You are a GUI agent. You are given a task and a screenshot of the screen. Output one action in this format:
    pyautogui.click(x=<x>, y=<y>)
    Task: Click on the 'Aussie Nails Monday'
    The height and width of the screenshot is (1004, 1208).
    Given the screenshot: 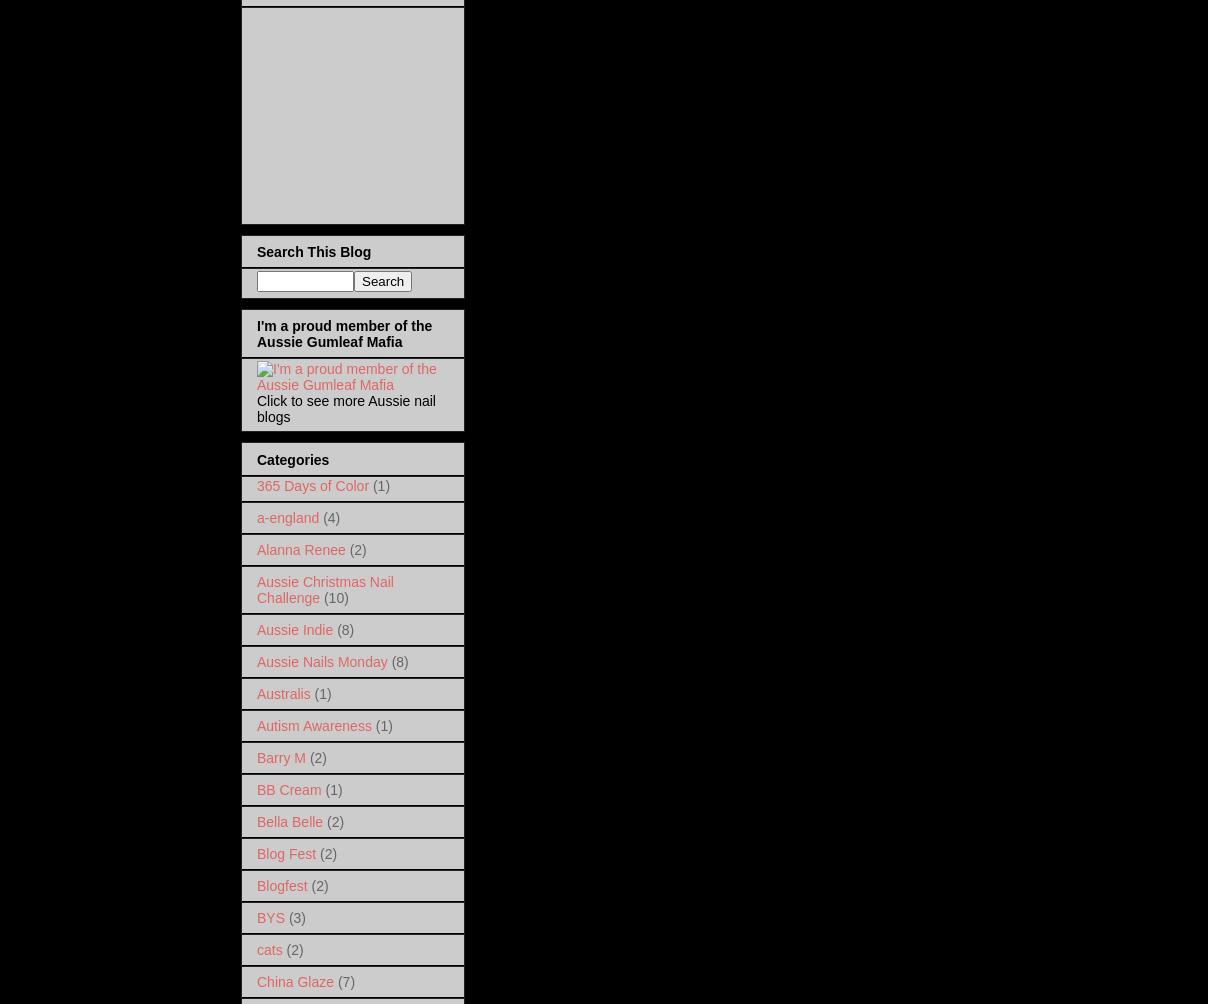 What is the action you would take?
    pyautogui.click(x=321, y=660)
    